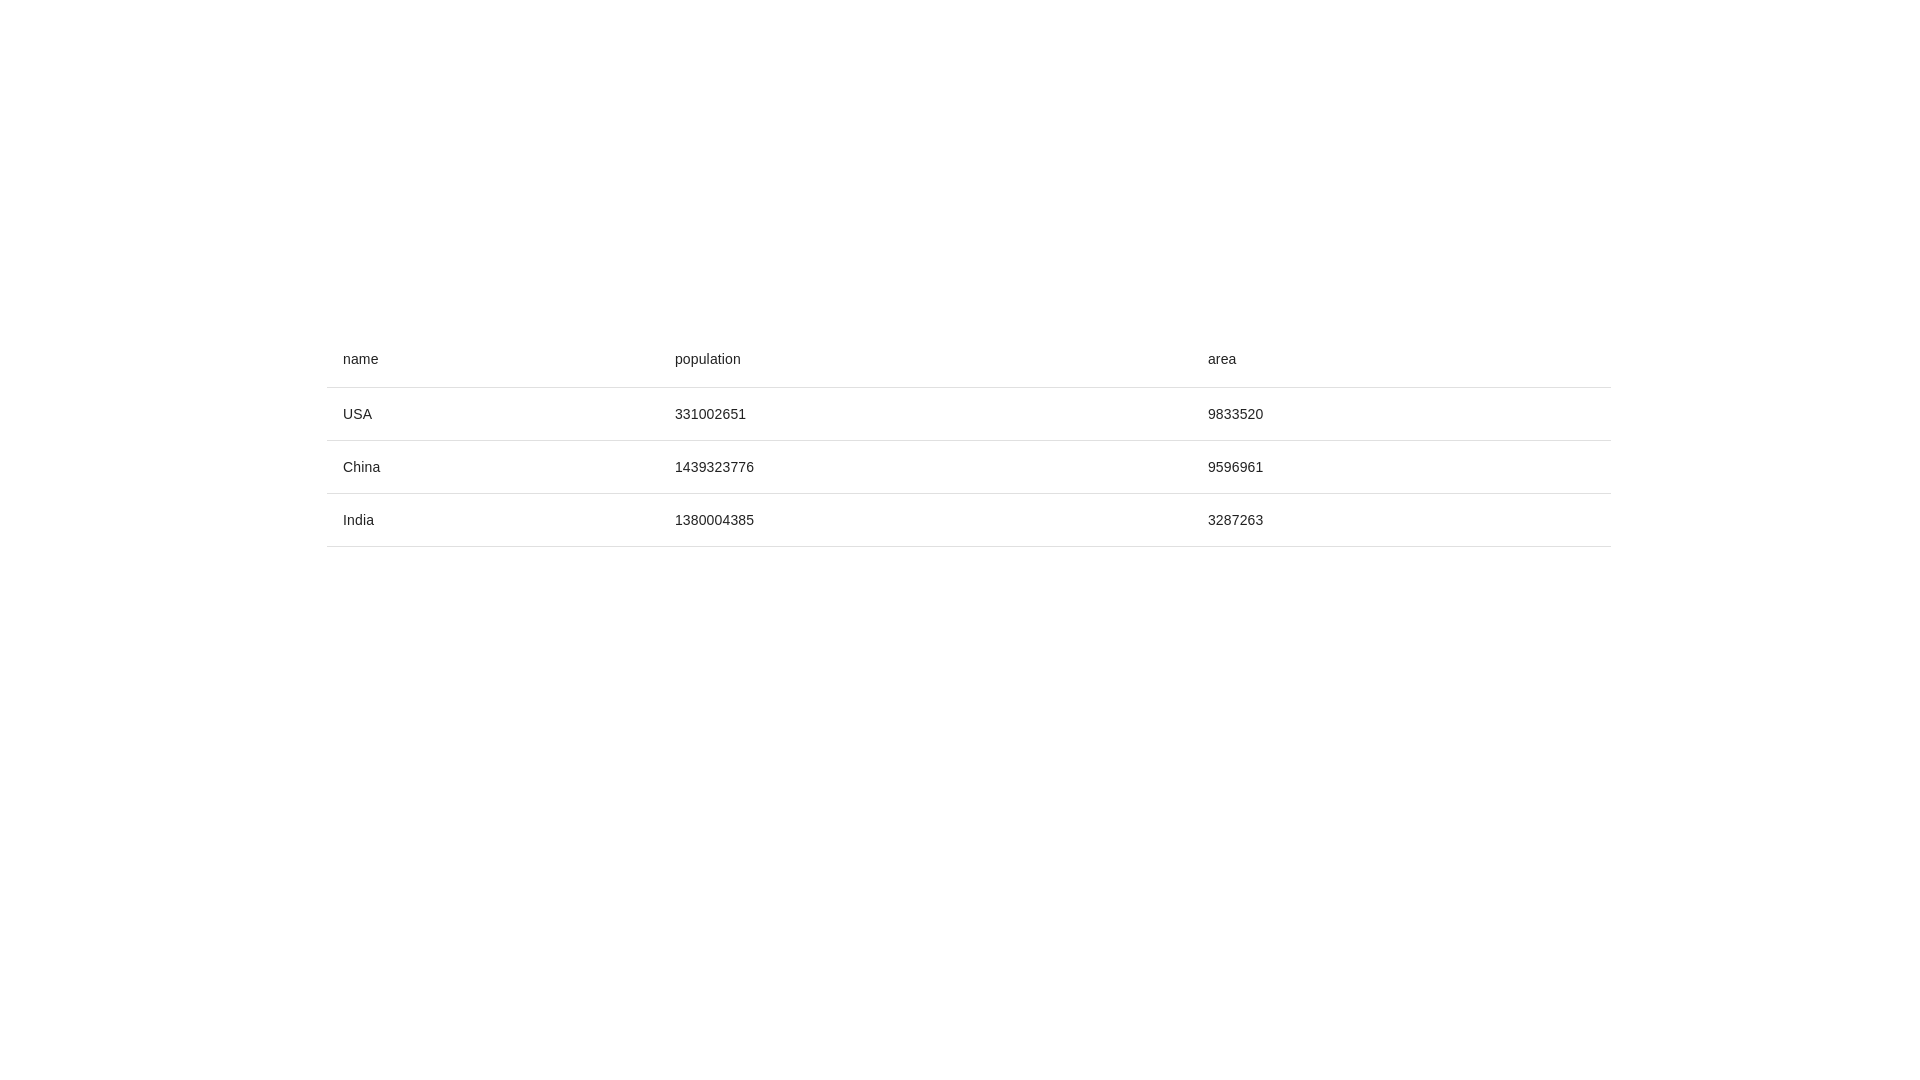 This screenshot has height=1080, width=1920. What do you see at coordinates (1400, 519) in the screenshot?
I see `the table cell displaying the area data for the country 'India' in the third column of its row` at bounding box center [1400, 519].